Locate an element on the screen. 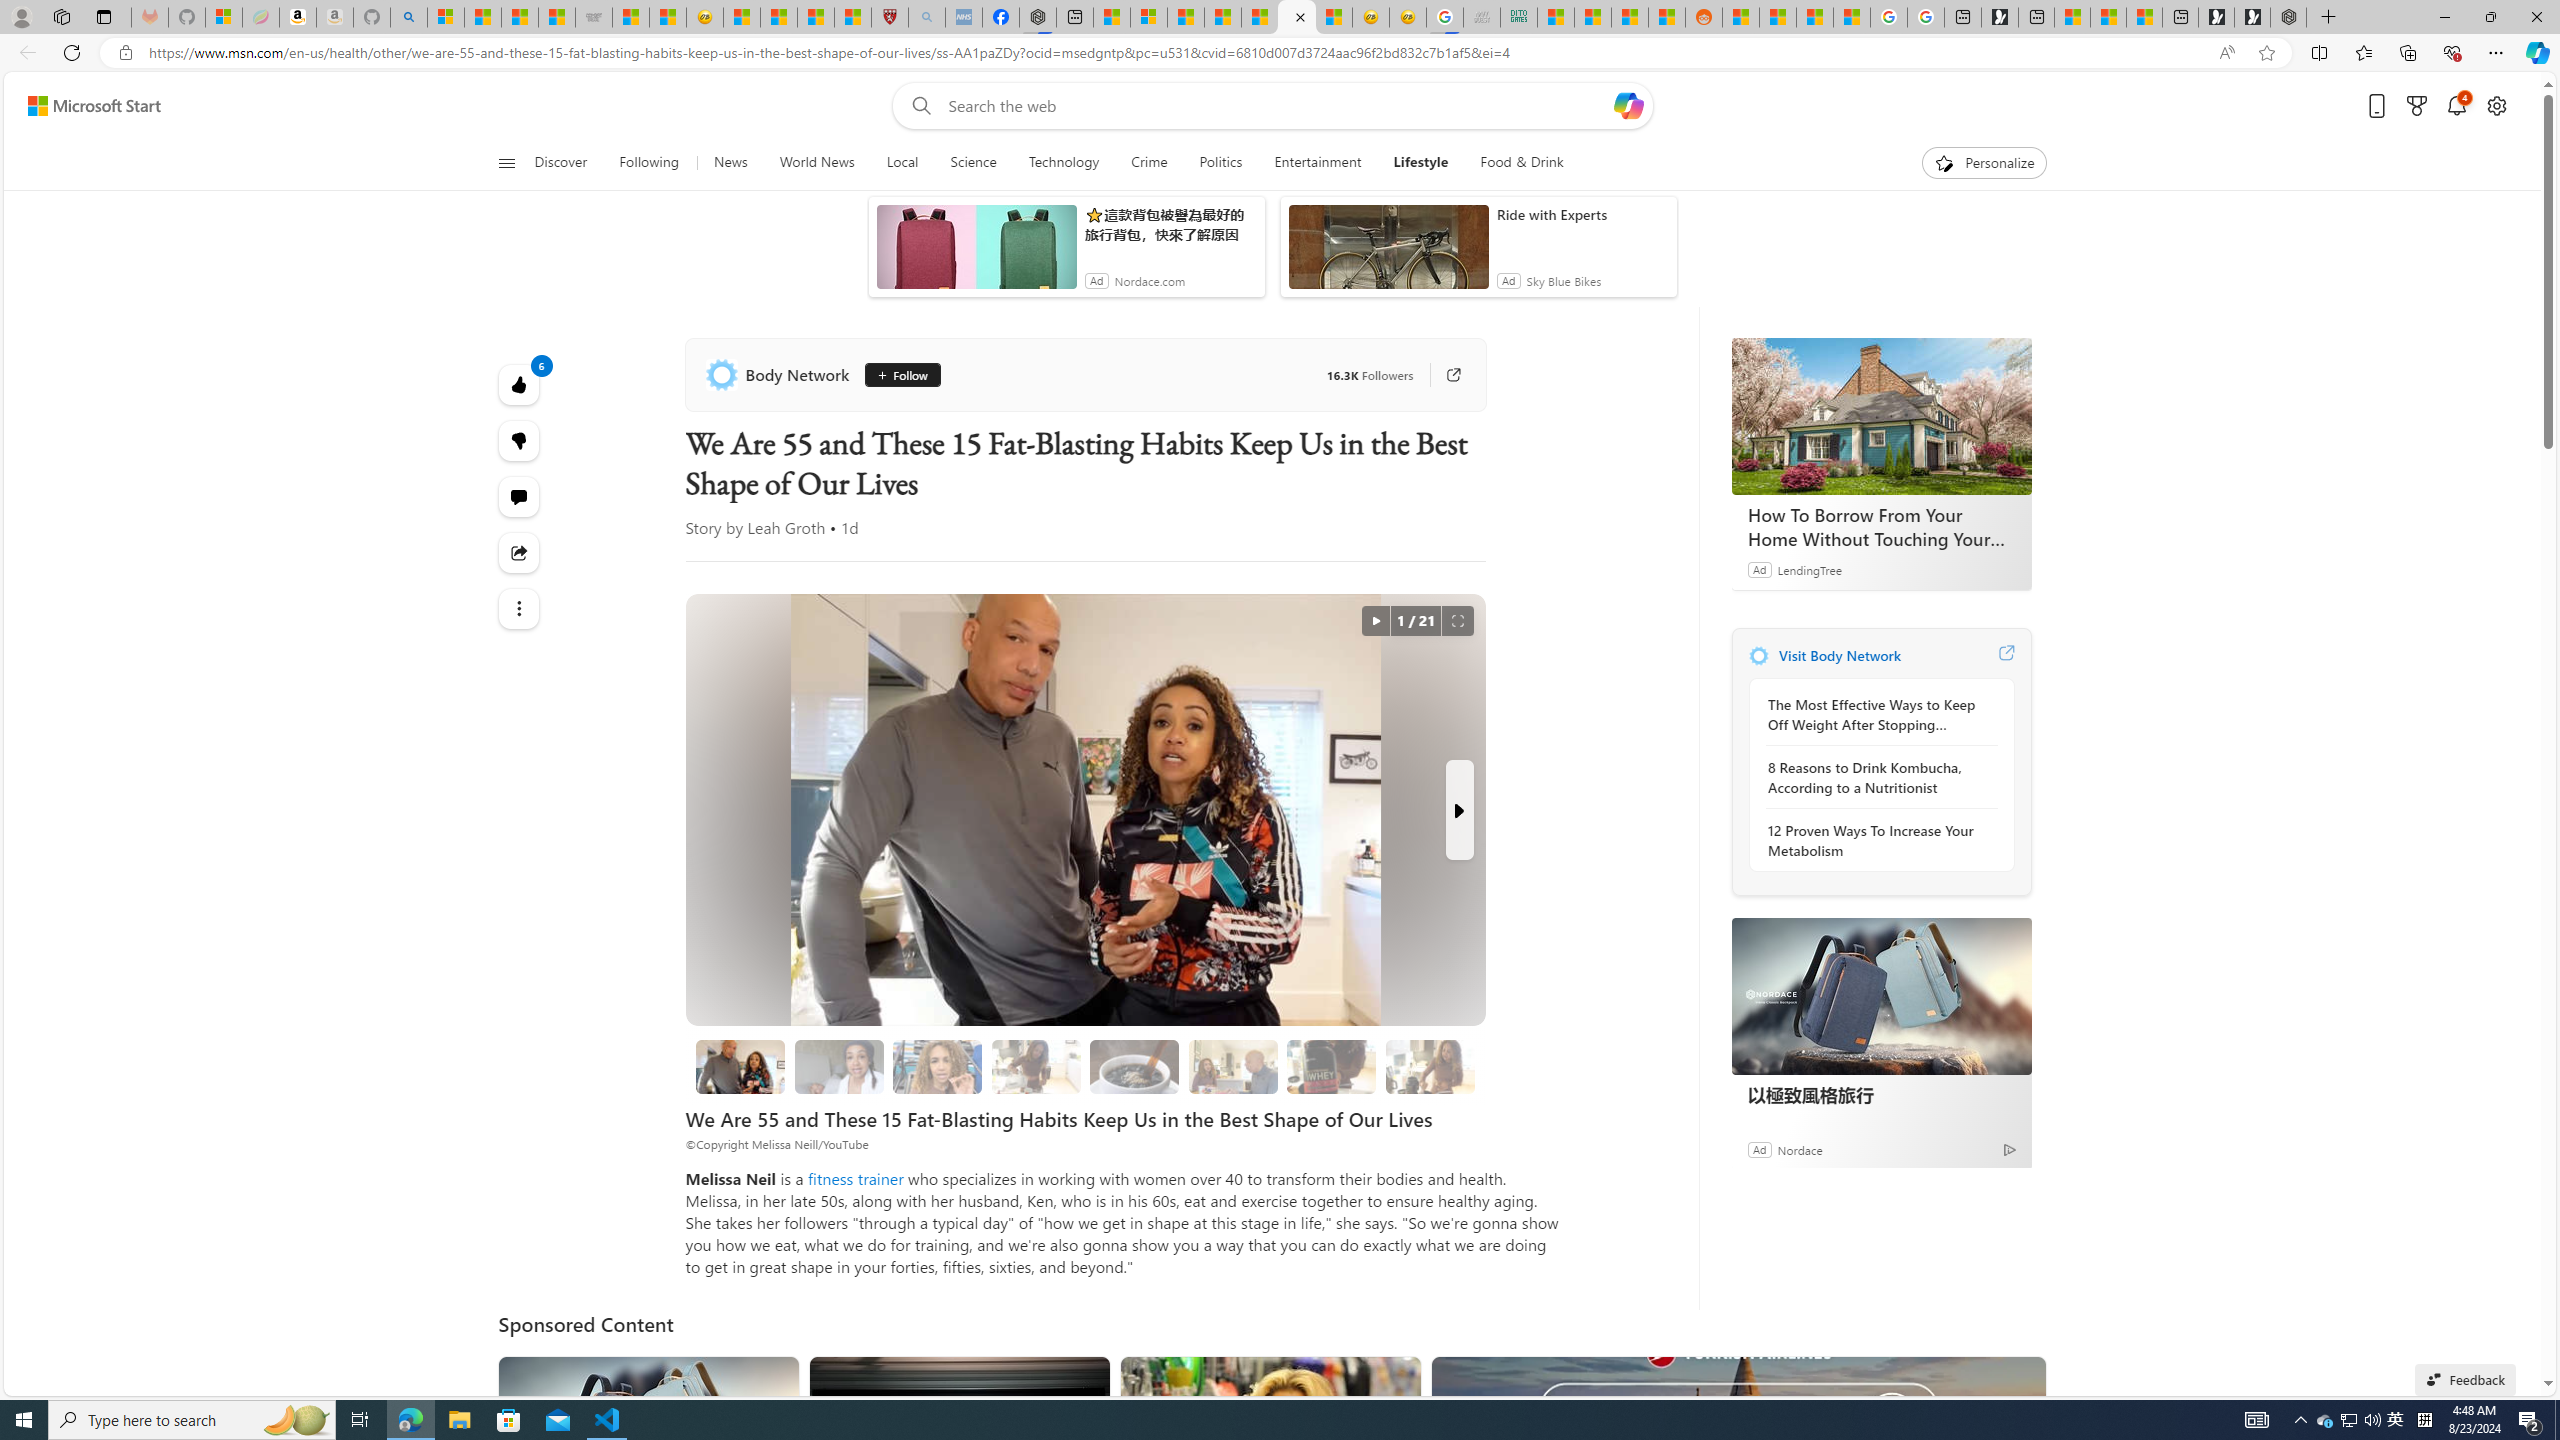  '8 Be Mindful of Coffee' is located at coordinates (1133, 1066).